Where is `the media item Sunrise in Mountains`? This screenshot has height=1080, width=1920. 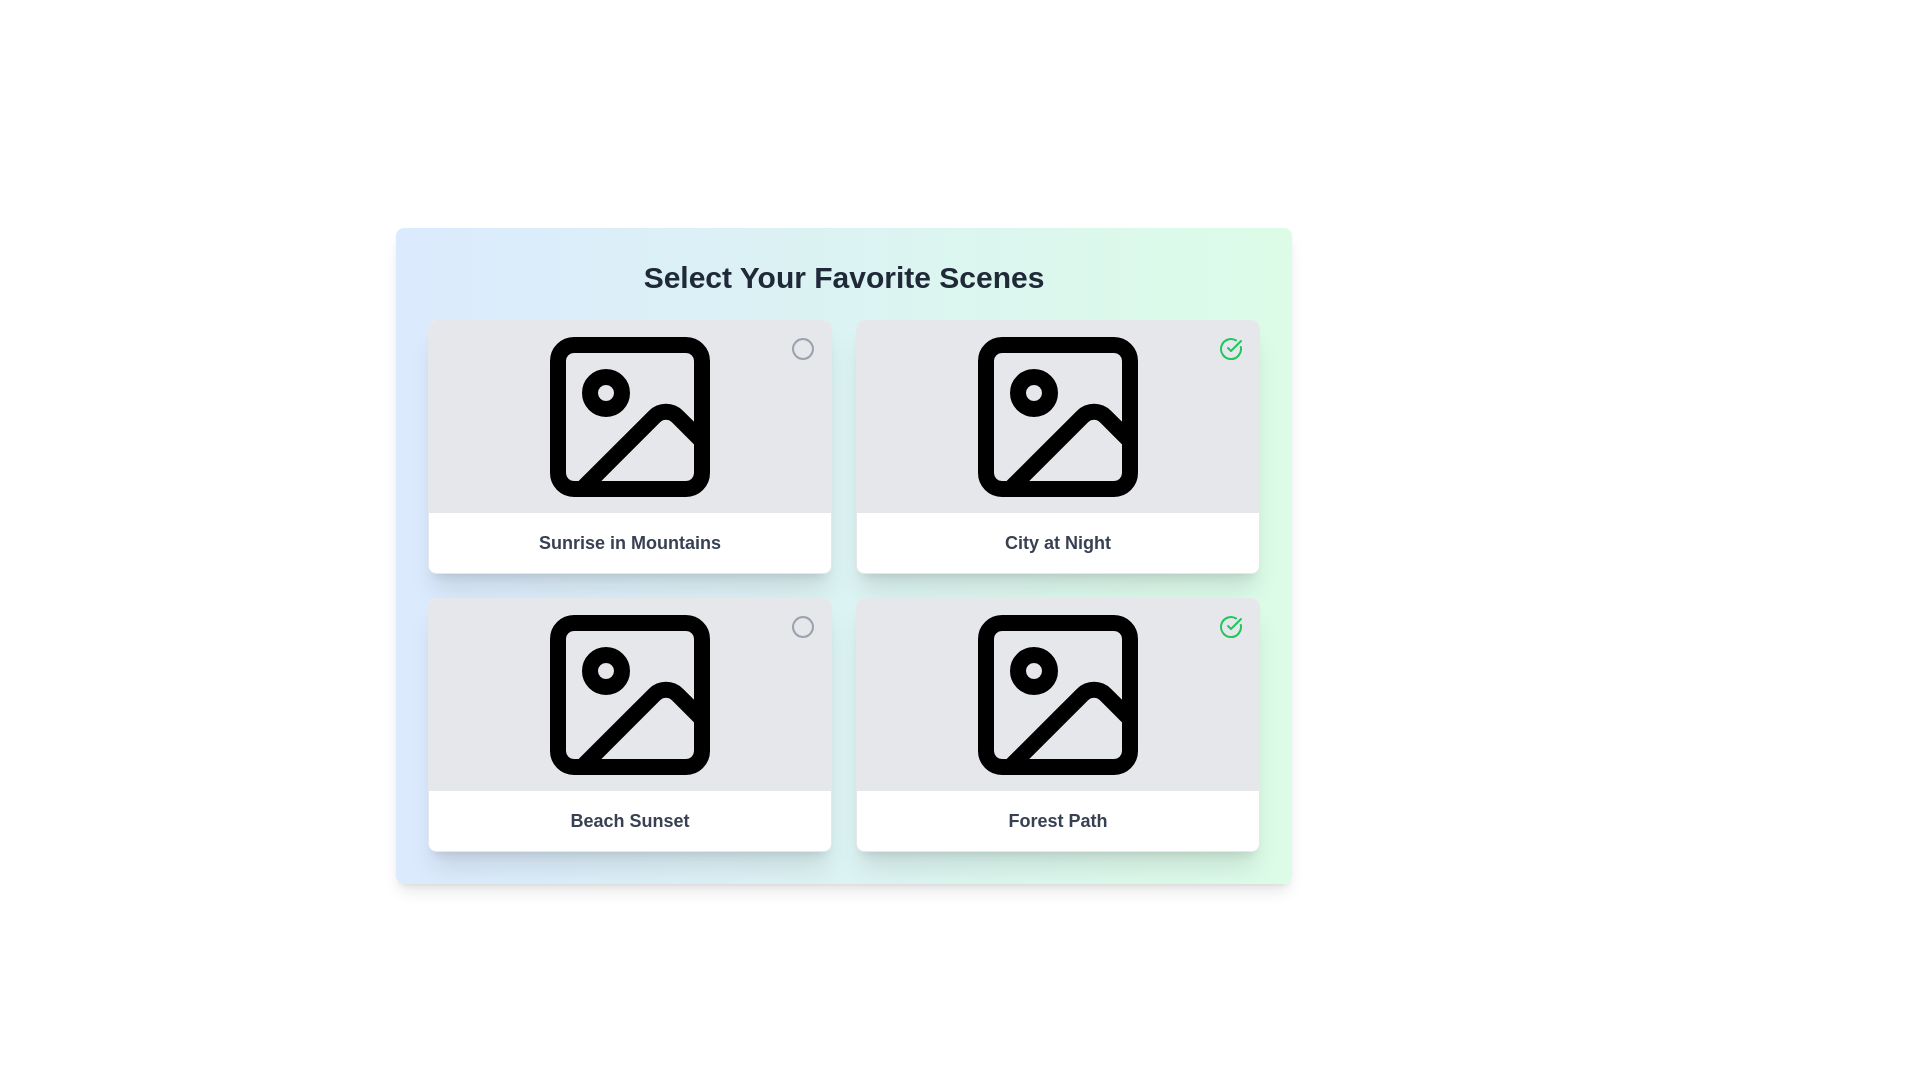 the media item Sunrise in Mountains is located at coordinates (802, 347).